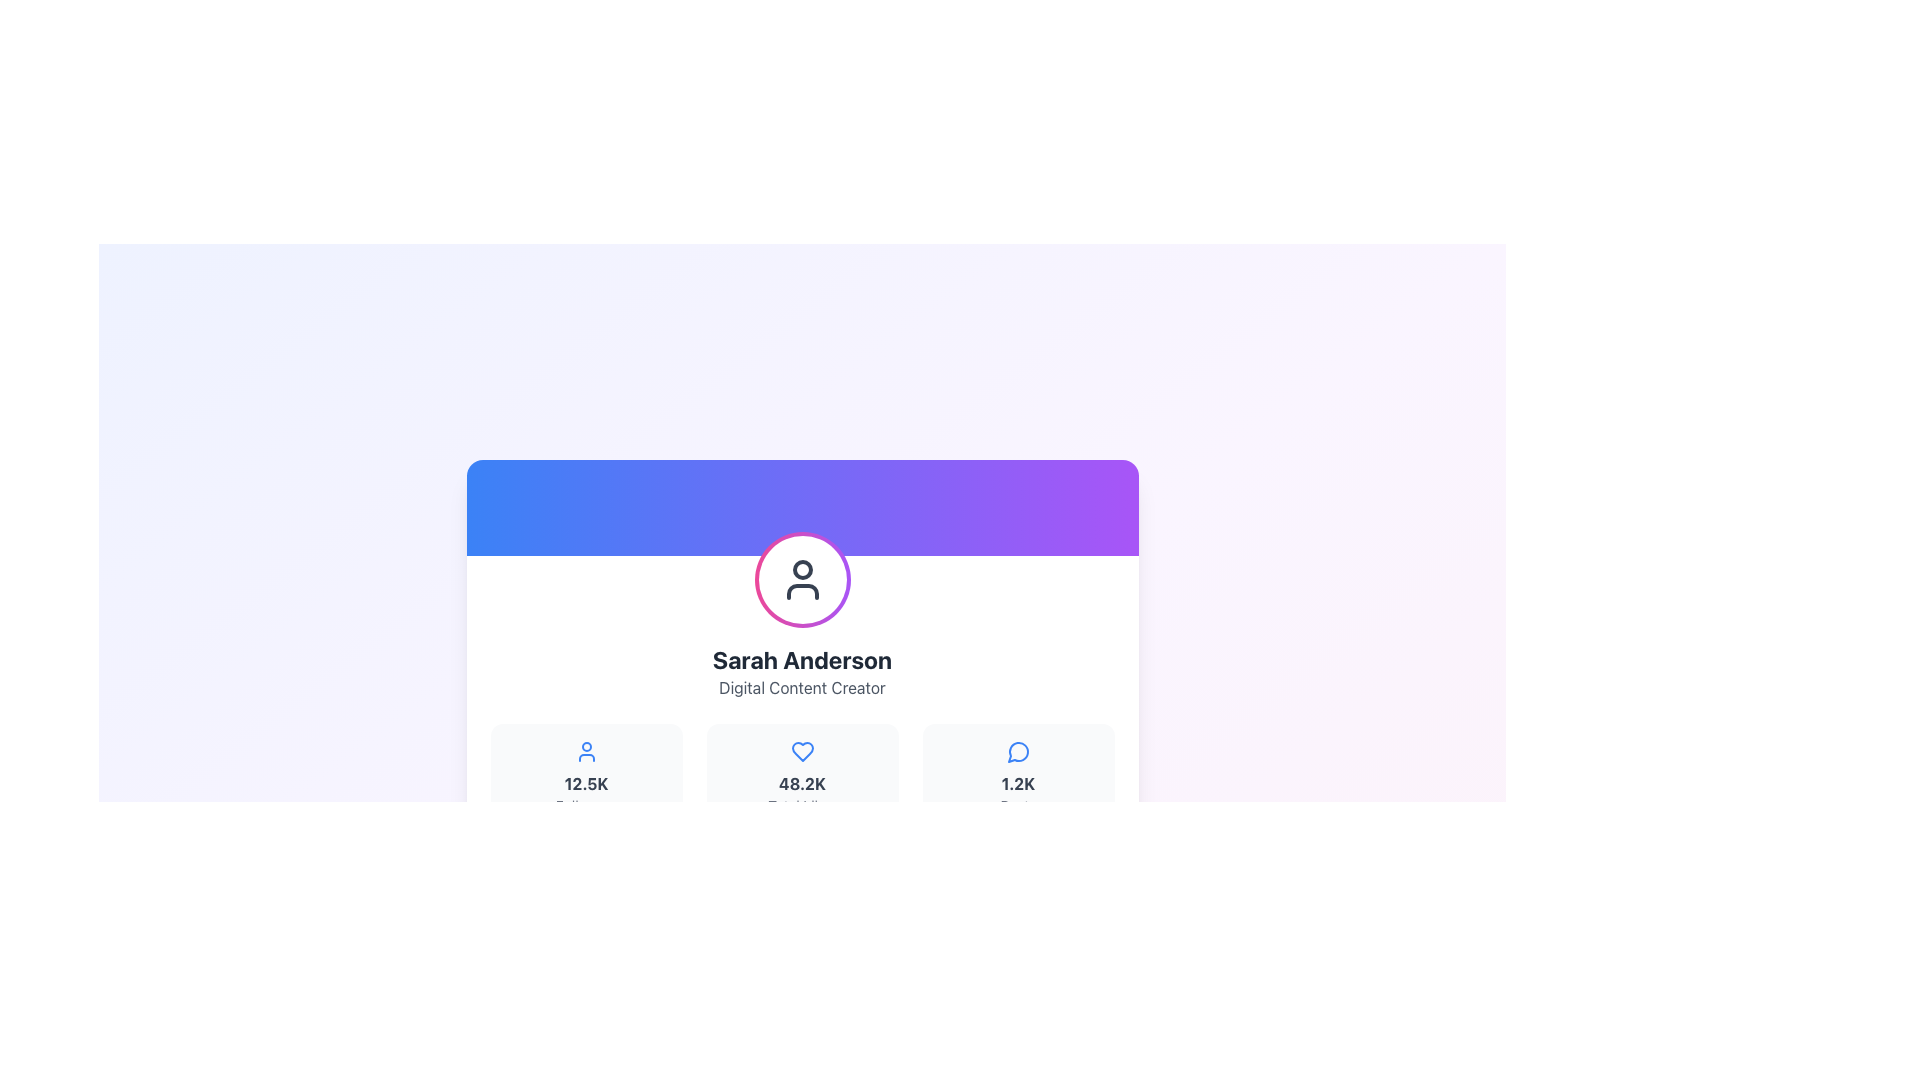  Describe the element at coordinates (1017, 752) in the screenshot. I see `the circular speech bubble graphic icon located above the statistic count in the bottom right corner of the profile statistic card` at that location.